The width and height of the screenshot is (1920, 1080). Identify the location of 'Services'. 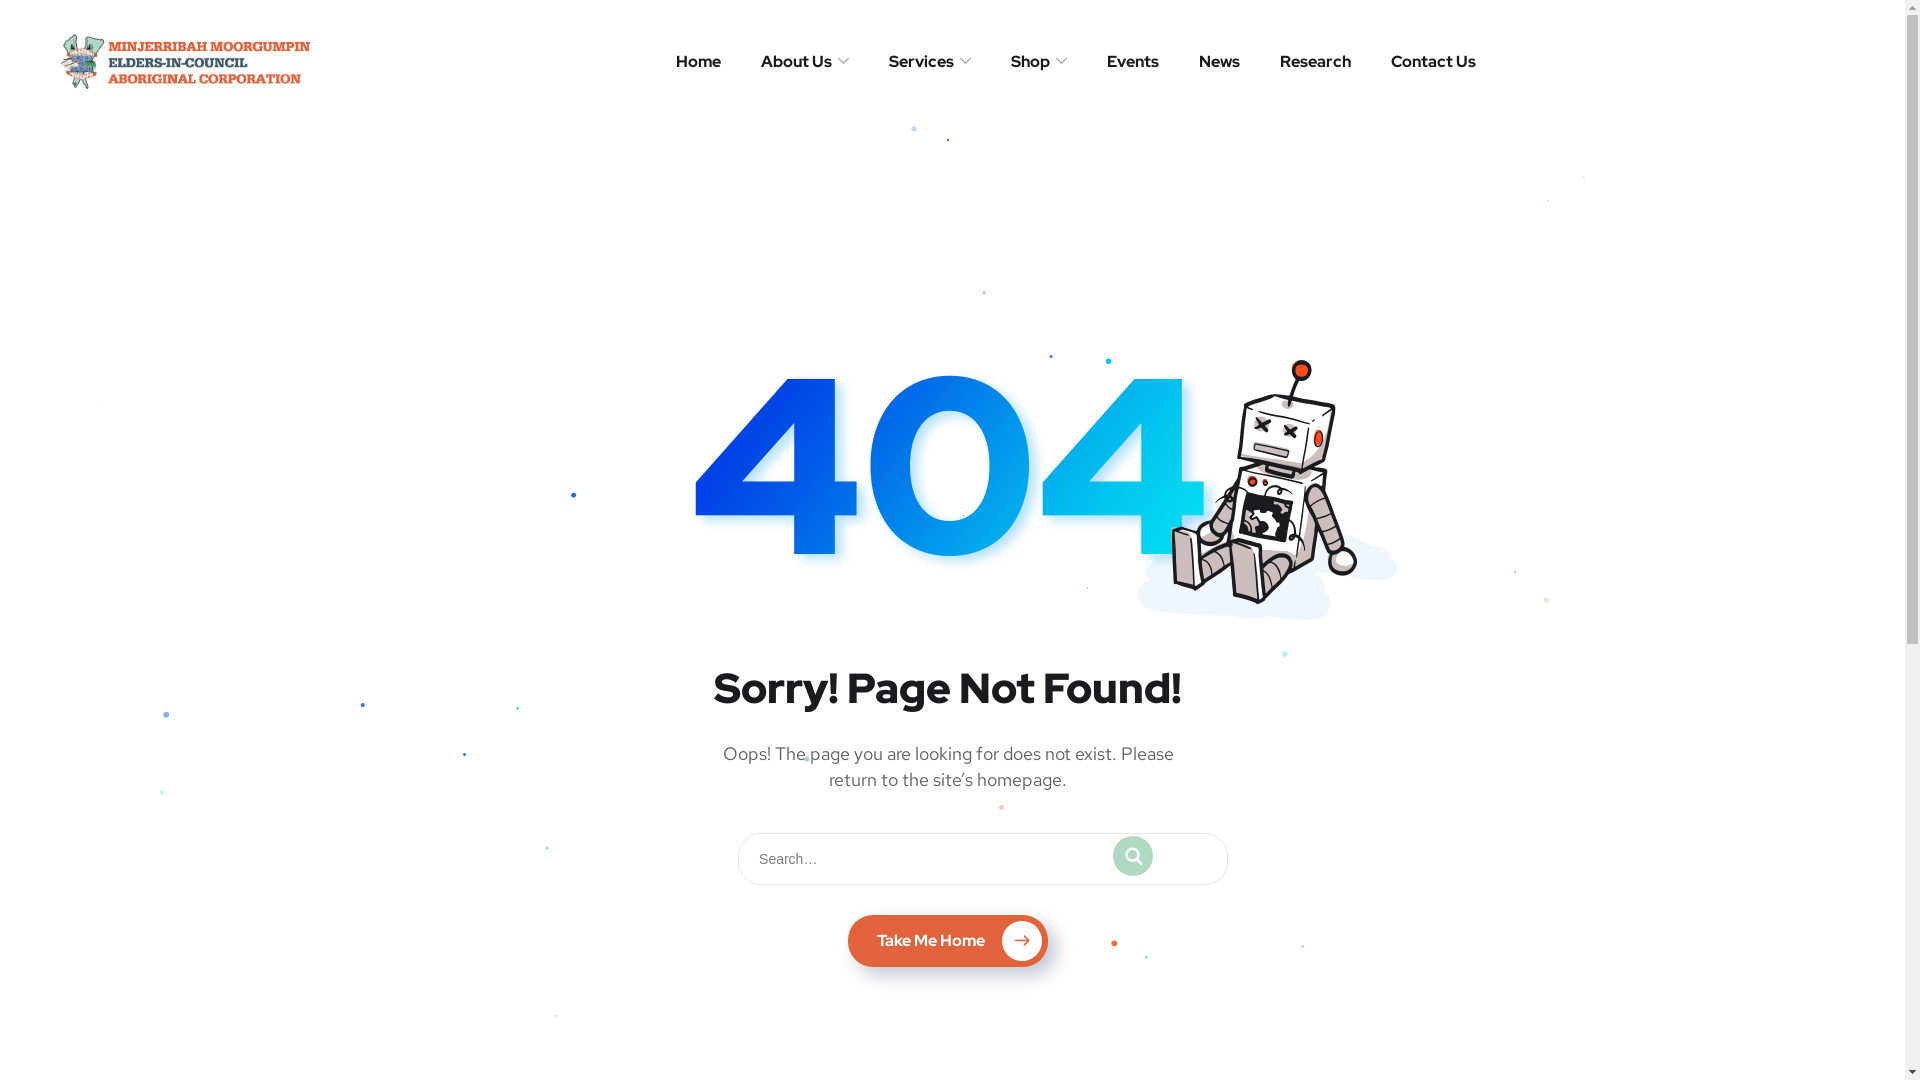
(887, 60).